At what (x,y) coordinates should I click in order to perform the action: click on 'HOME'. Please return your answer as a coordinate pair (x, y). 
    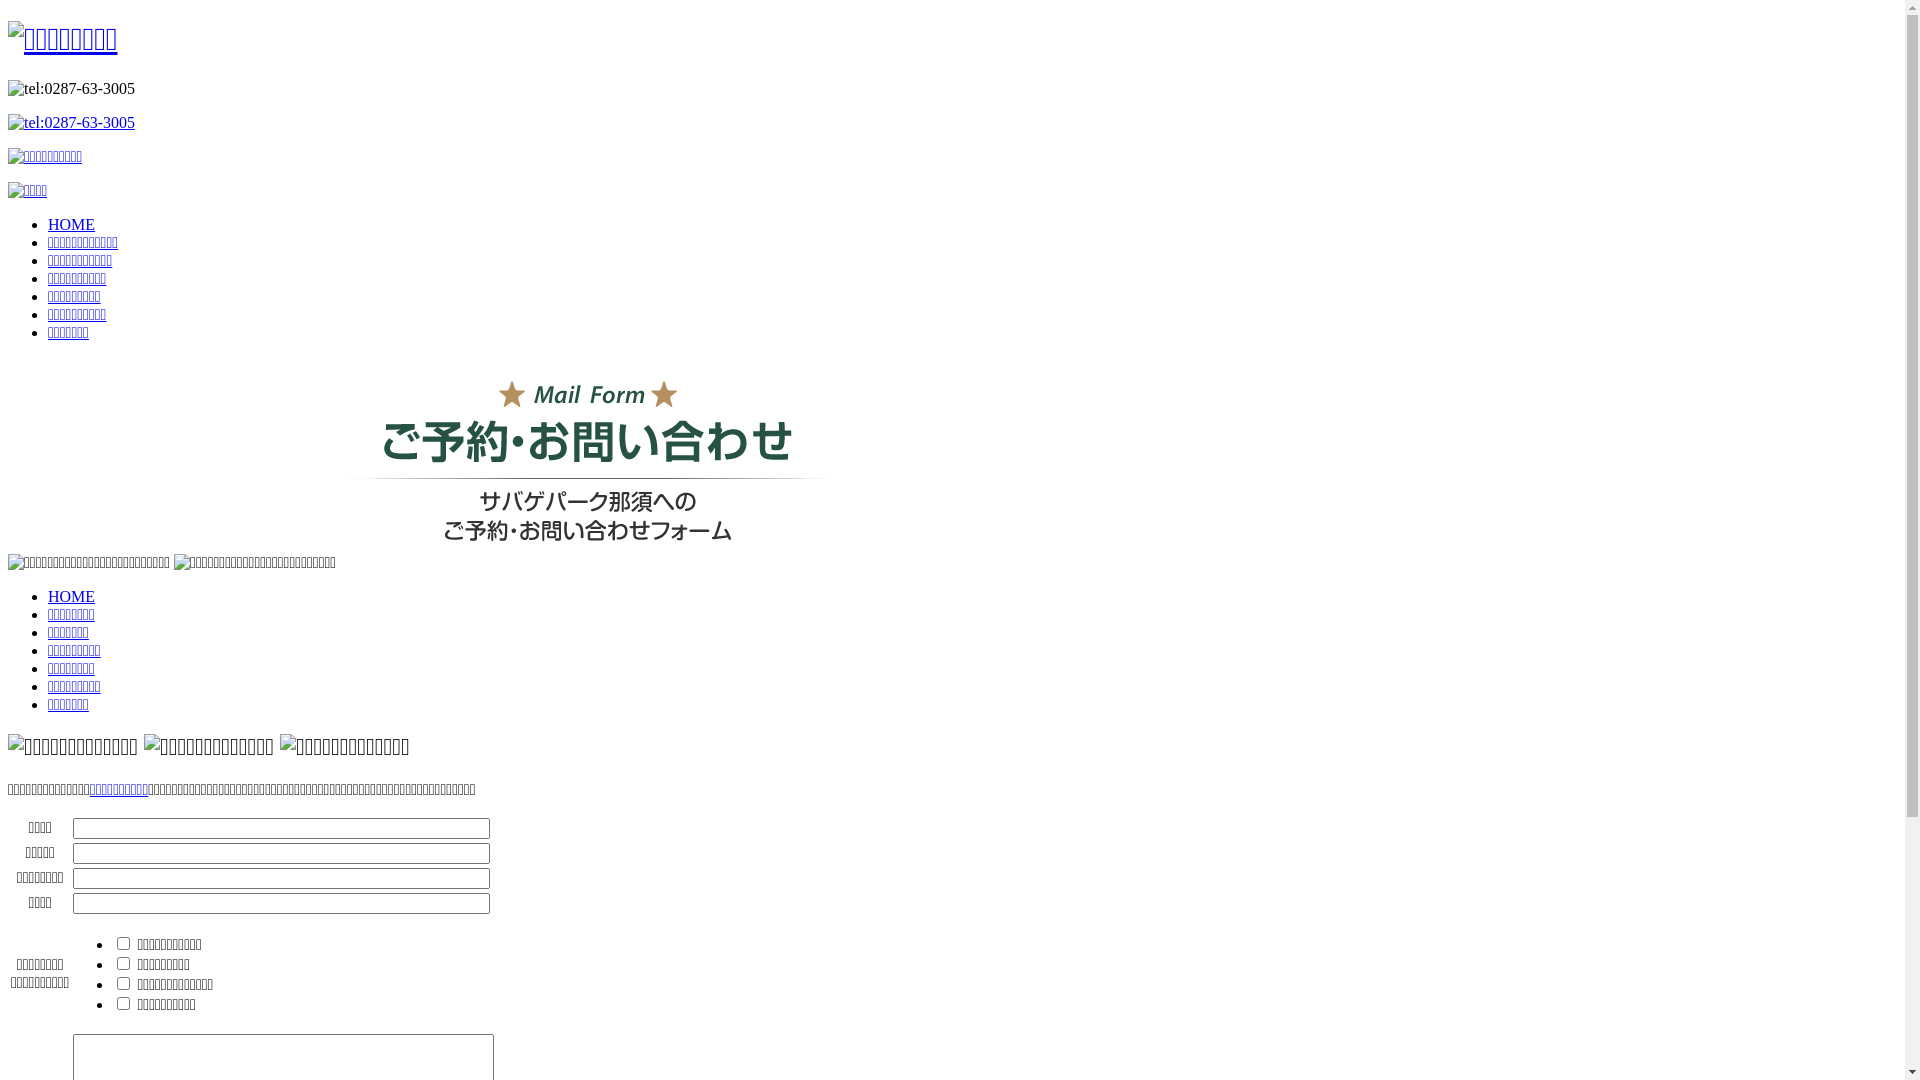
    Looking at the image, I should click on (48, 595).